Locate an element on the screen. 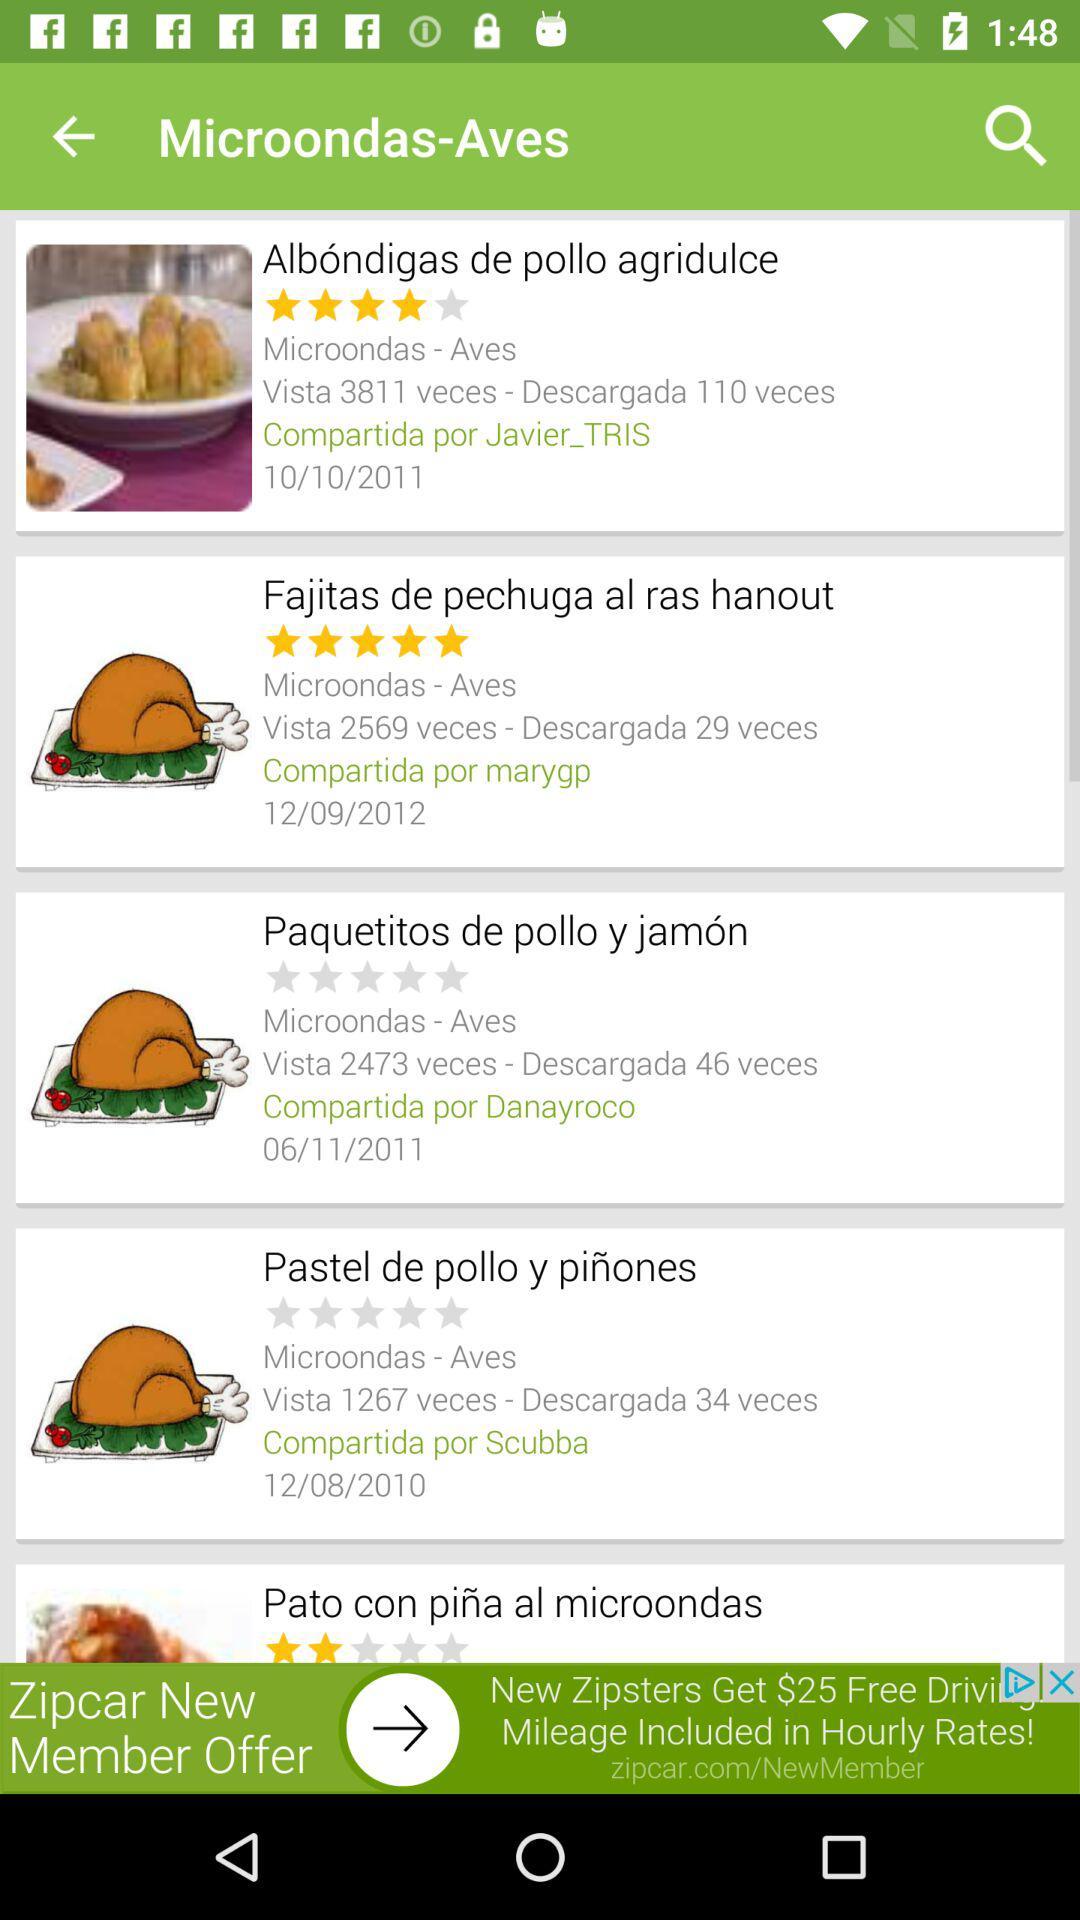  addverdisment is located at coordinates (540, 1727).